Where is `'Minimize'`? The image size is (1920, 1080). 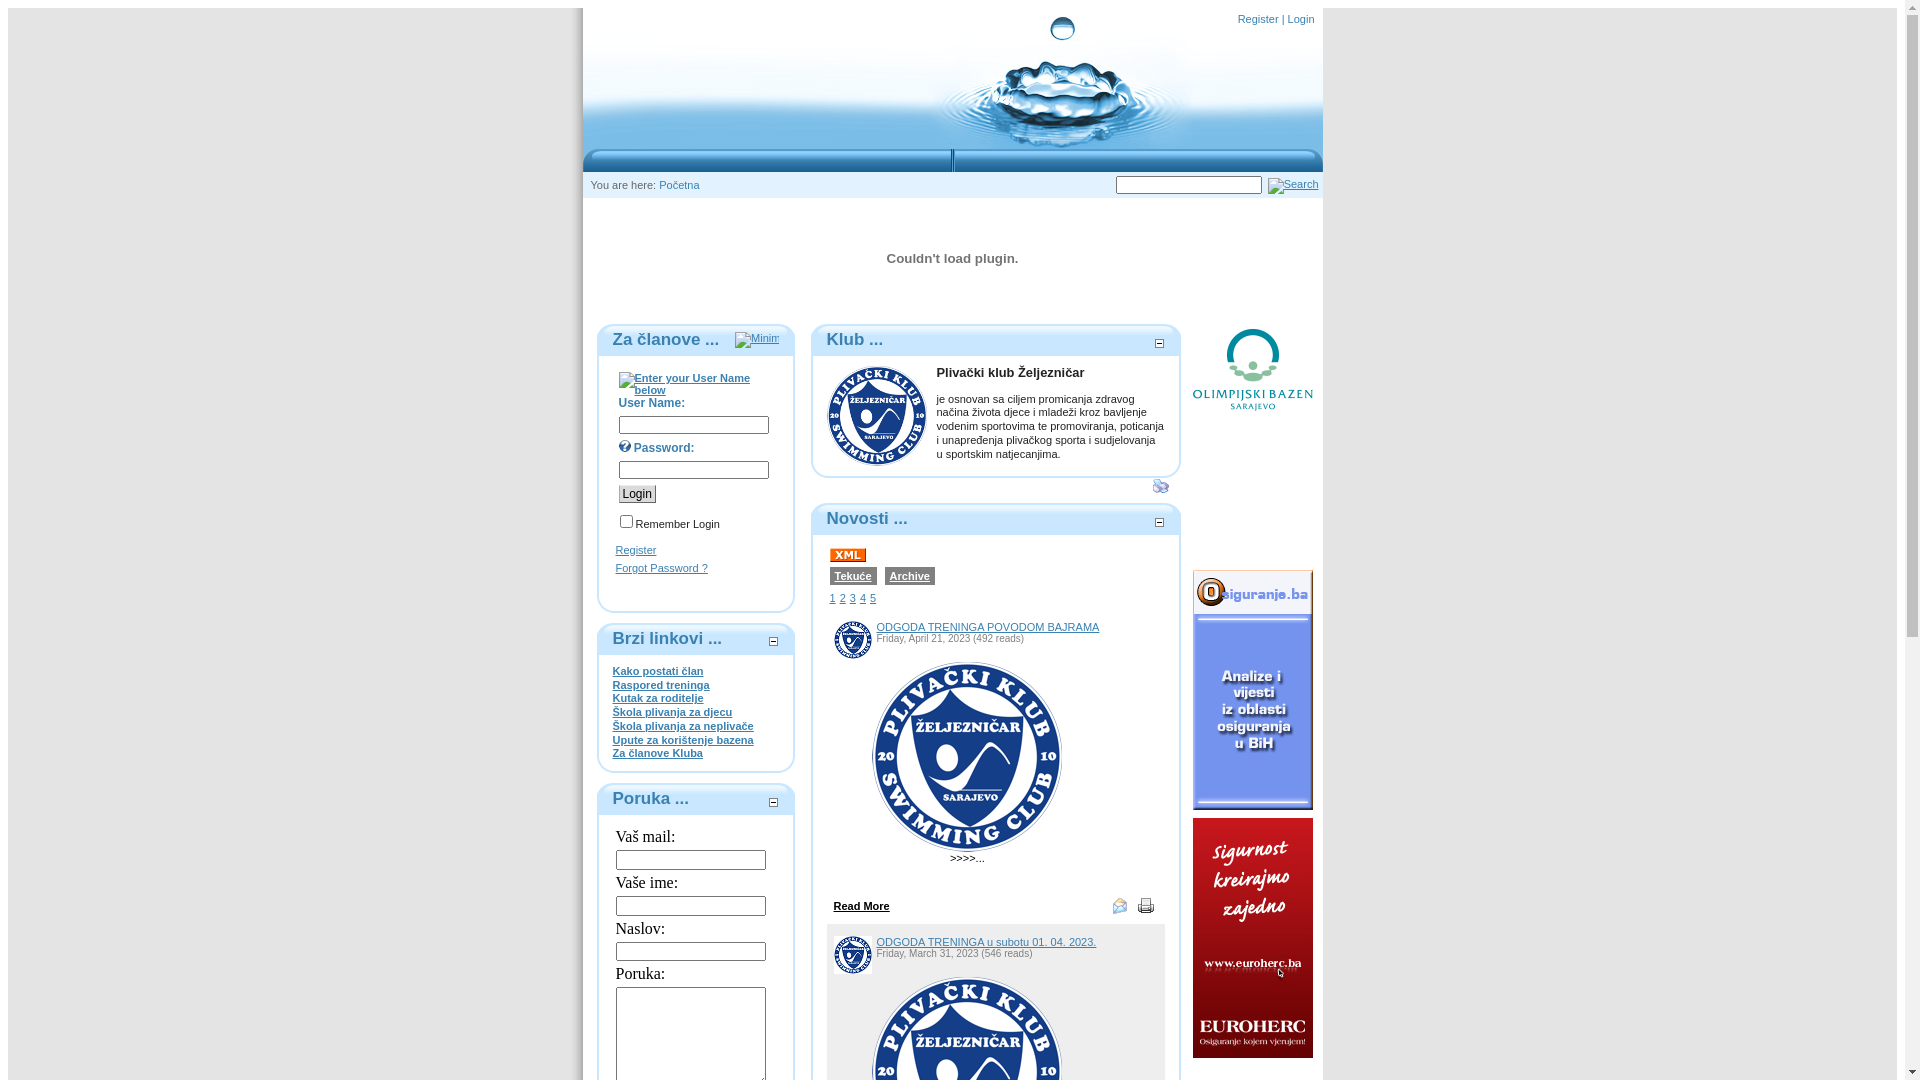 'Minimize' is located at coordinates (771, 798).